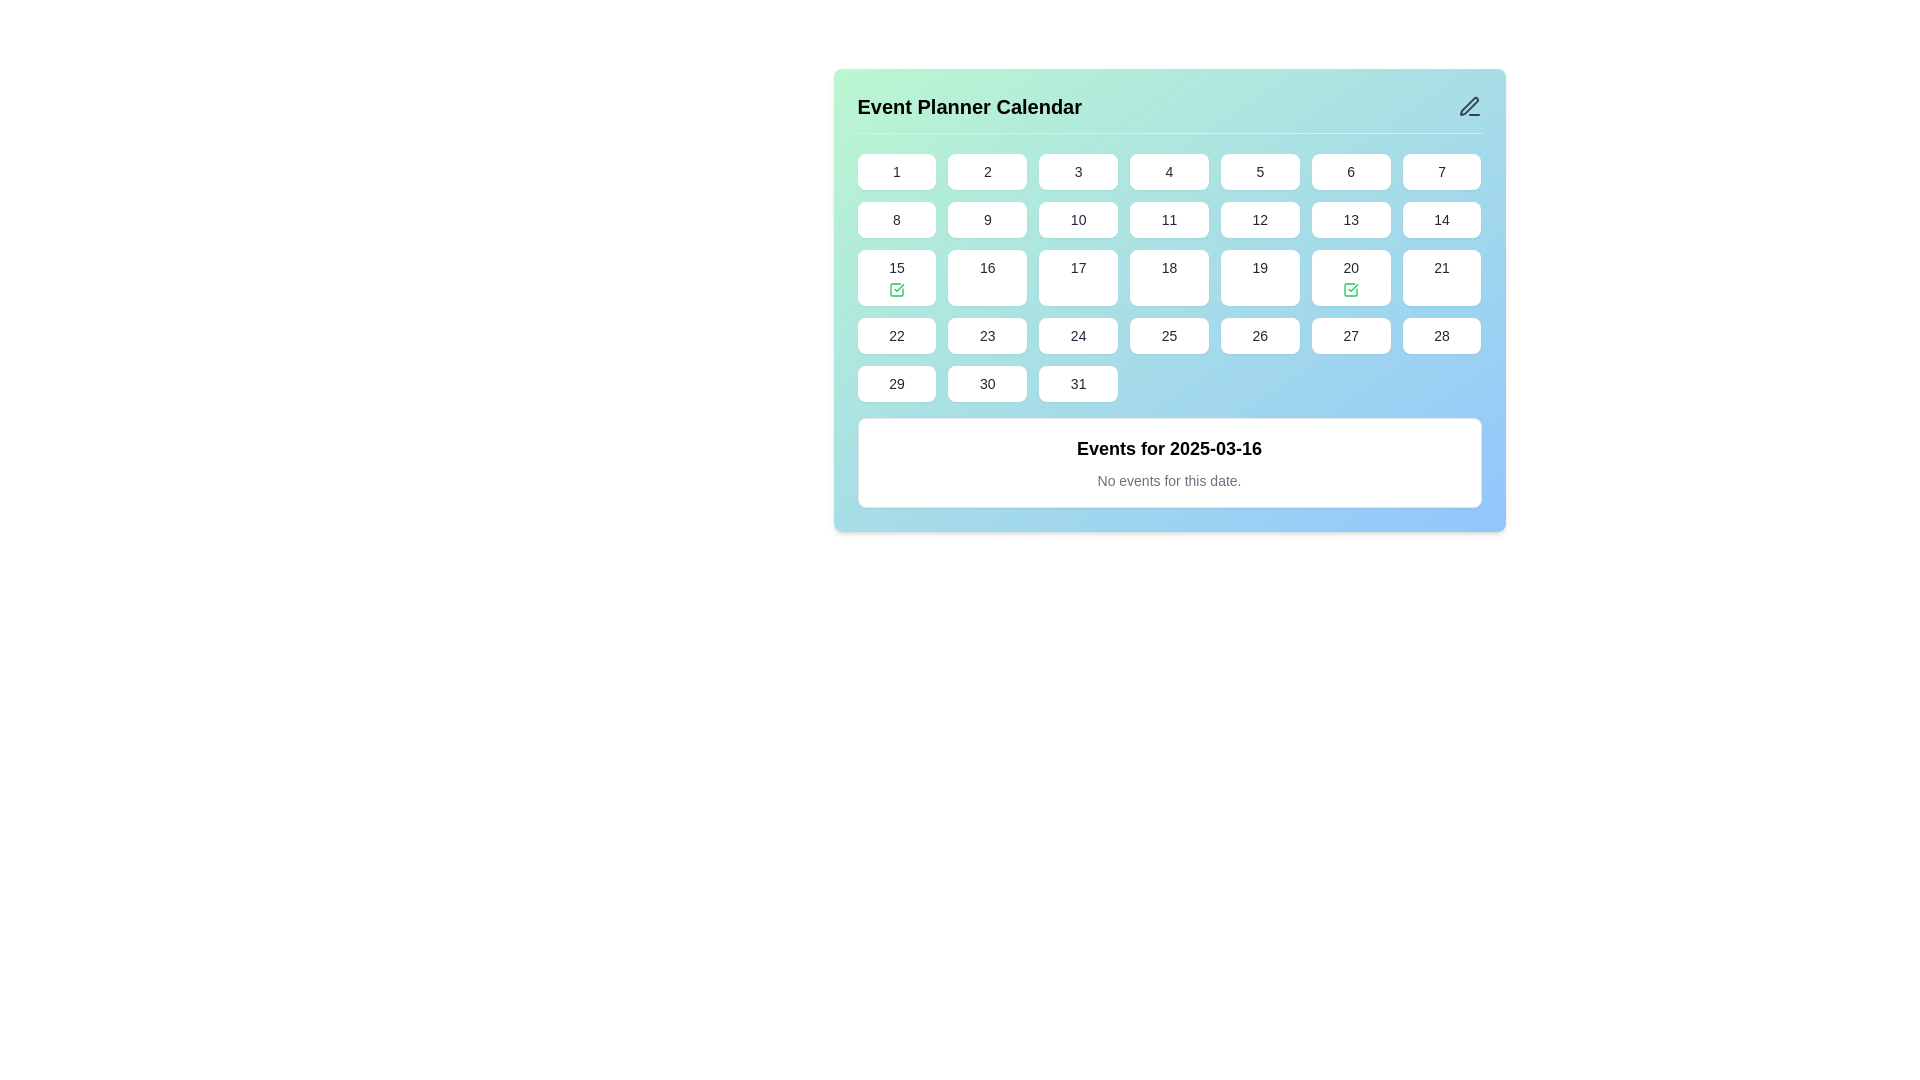 The height and width of the screenshot is (1080, 1920). What do you see at coordinates (1442, 334) in the screenshot?
I see `the date cell displaying '28' in the calendar grid, which is styled as a button-like component with a white background and dark gray text` at bounding box center [1442, 334].